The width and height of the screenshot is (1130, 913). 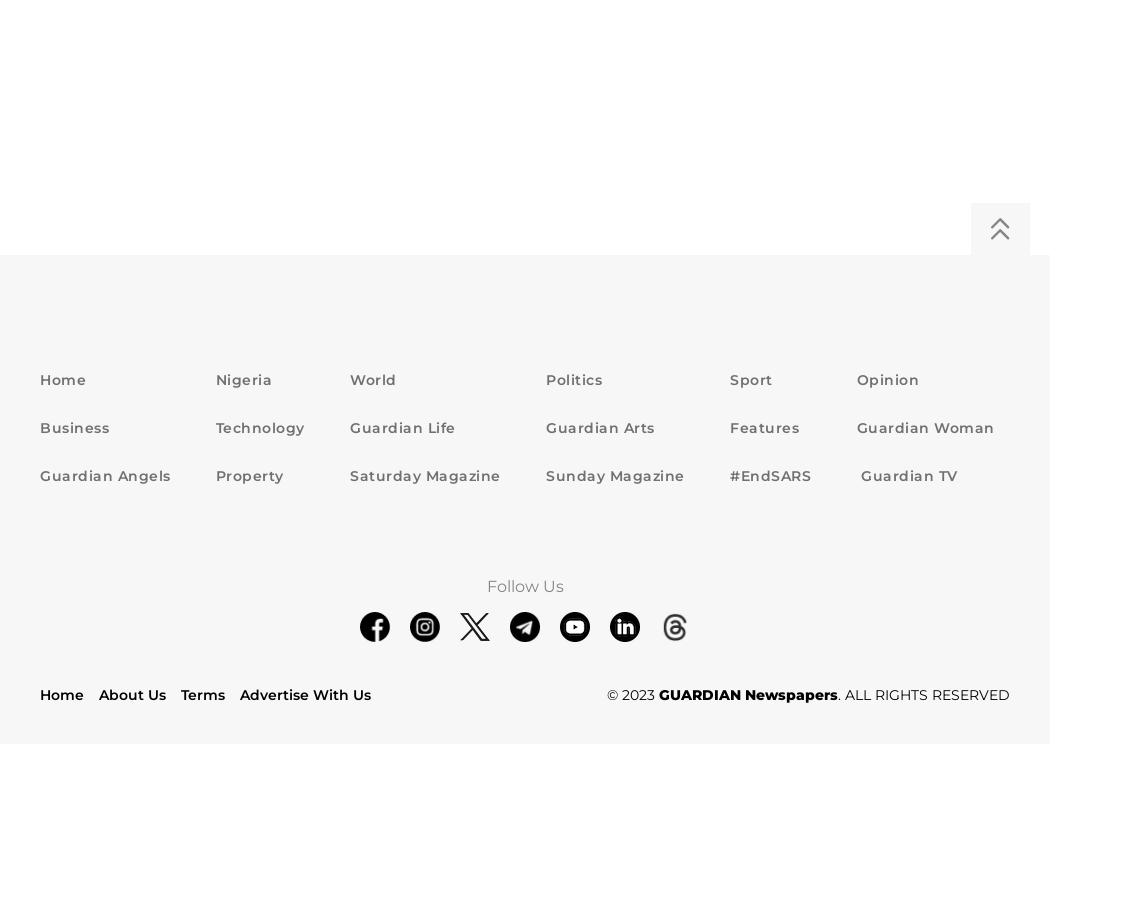 I want to click on 'Follow Us', so click(x=524, y=585).